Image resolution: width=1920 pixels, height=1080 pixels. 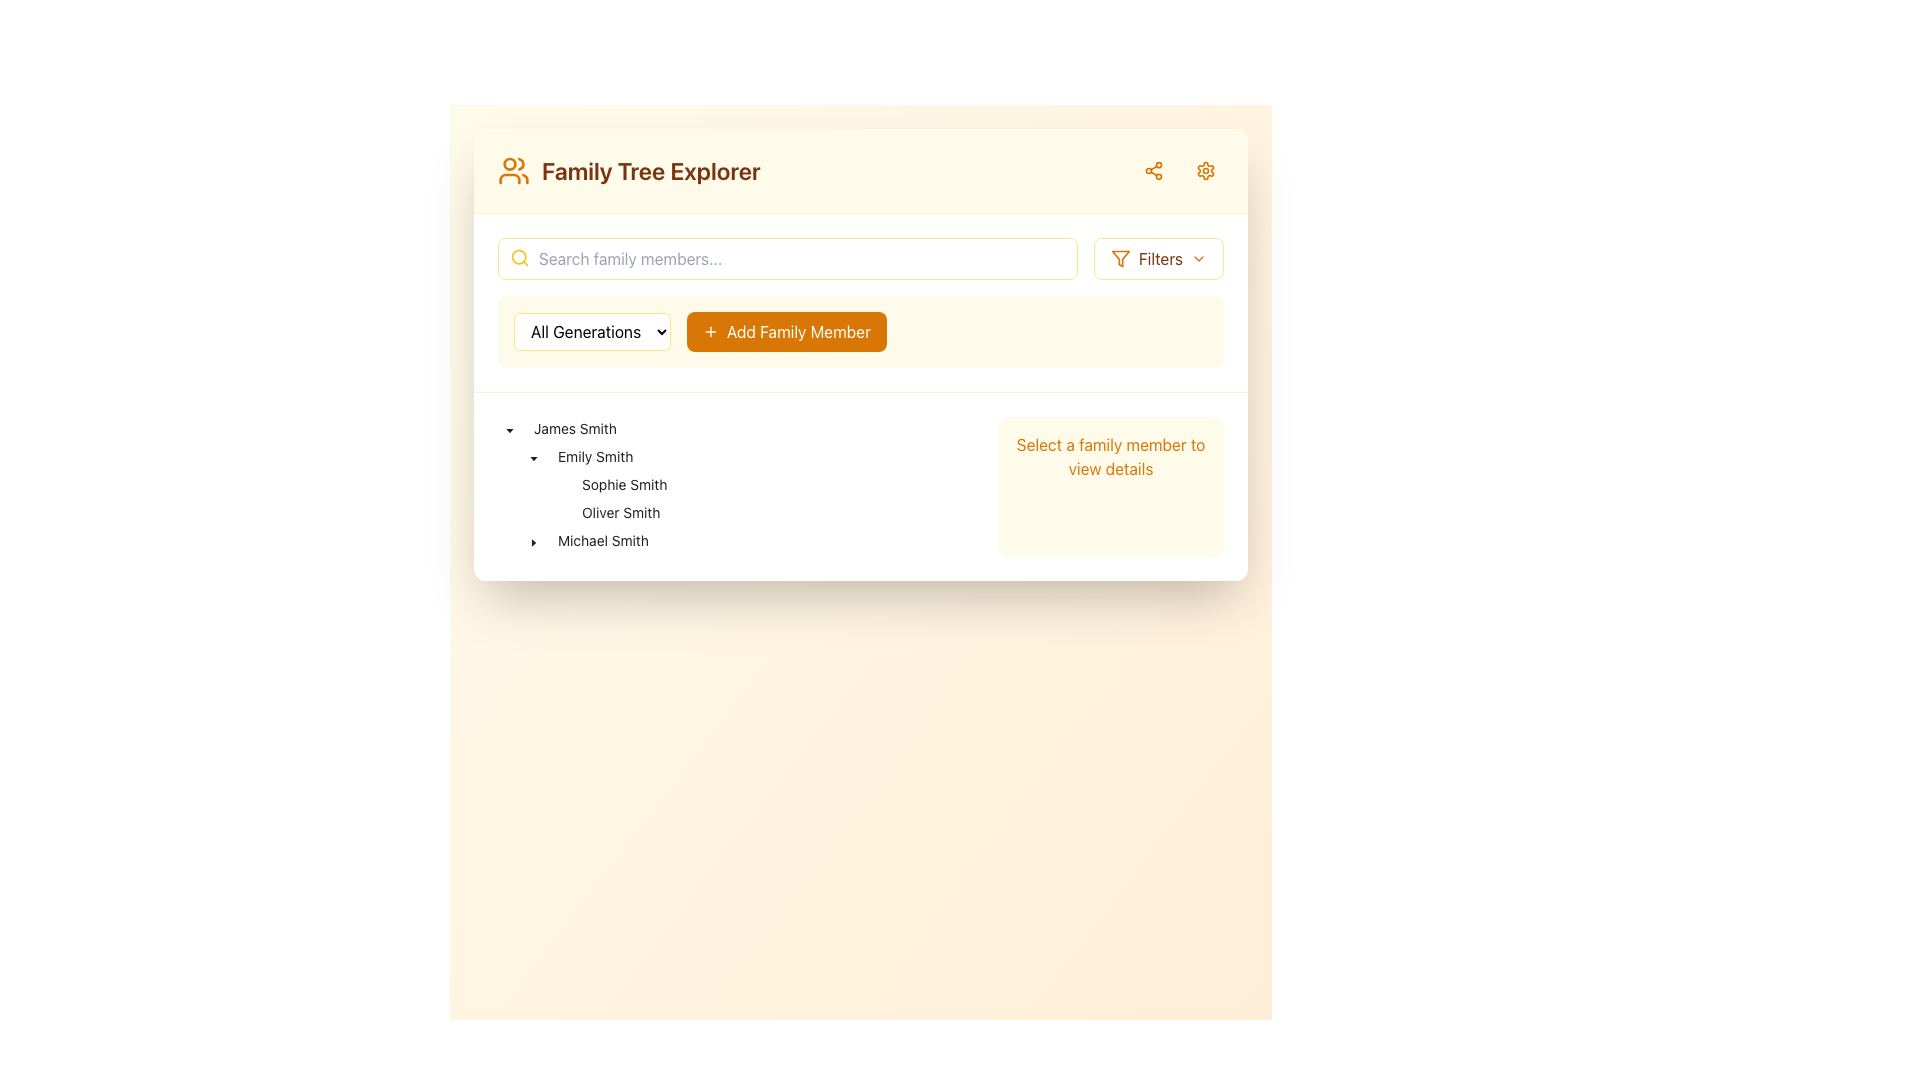 I want to click on the downwards-pointing caret icon of the Tree node toggle for 'James Smith', so click(x=509, y=427).